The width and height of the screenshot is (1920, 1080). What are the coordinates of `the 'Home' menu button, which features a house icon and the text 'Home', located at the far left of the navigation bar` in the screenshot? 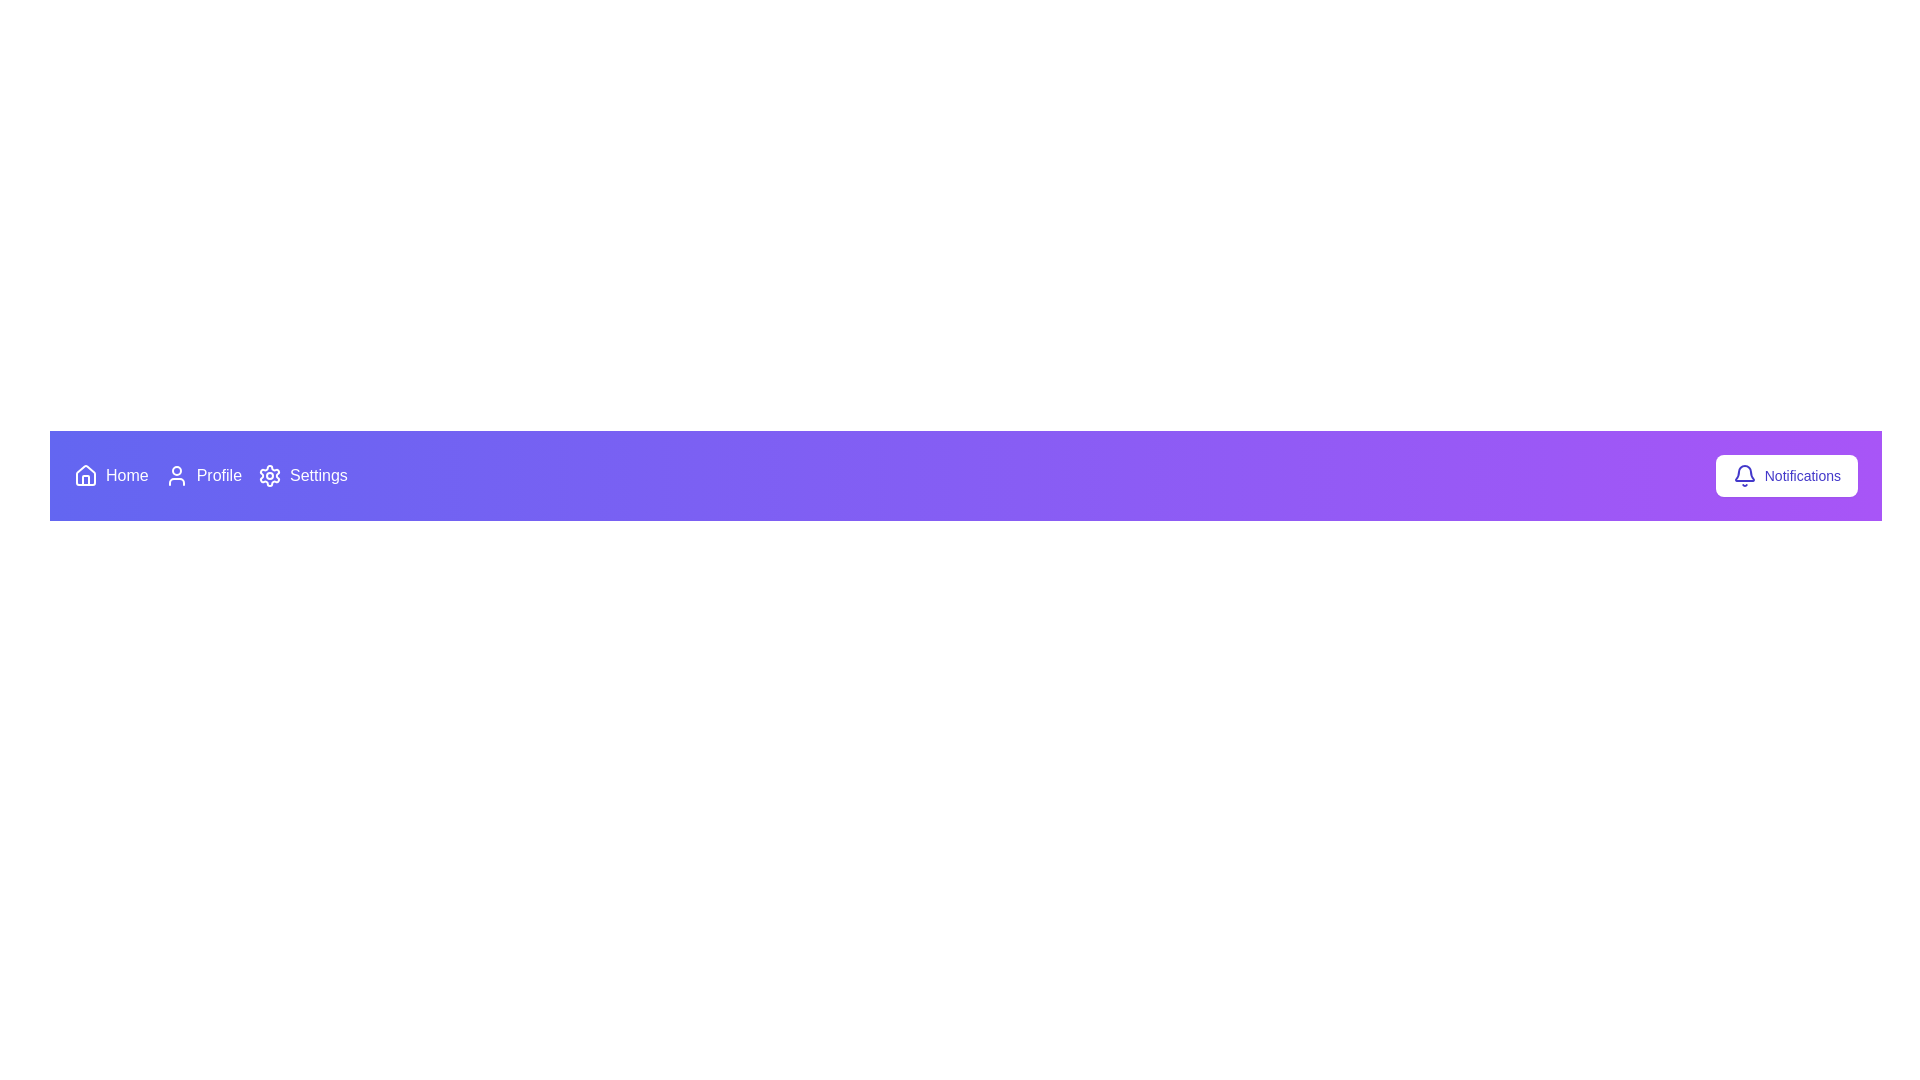 It's located at (110, 475).